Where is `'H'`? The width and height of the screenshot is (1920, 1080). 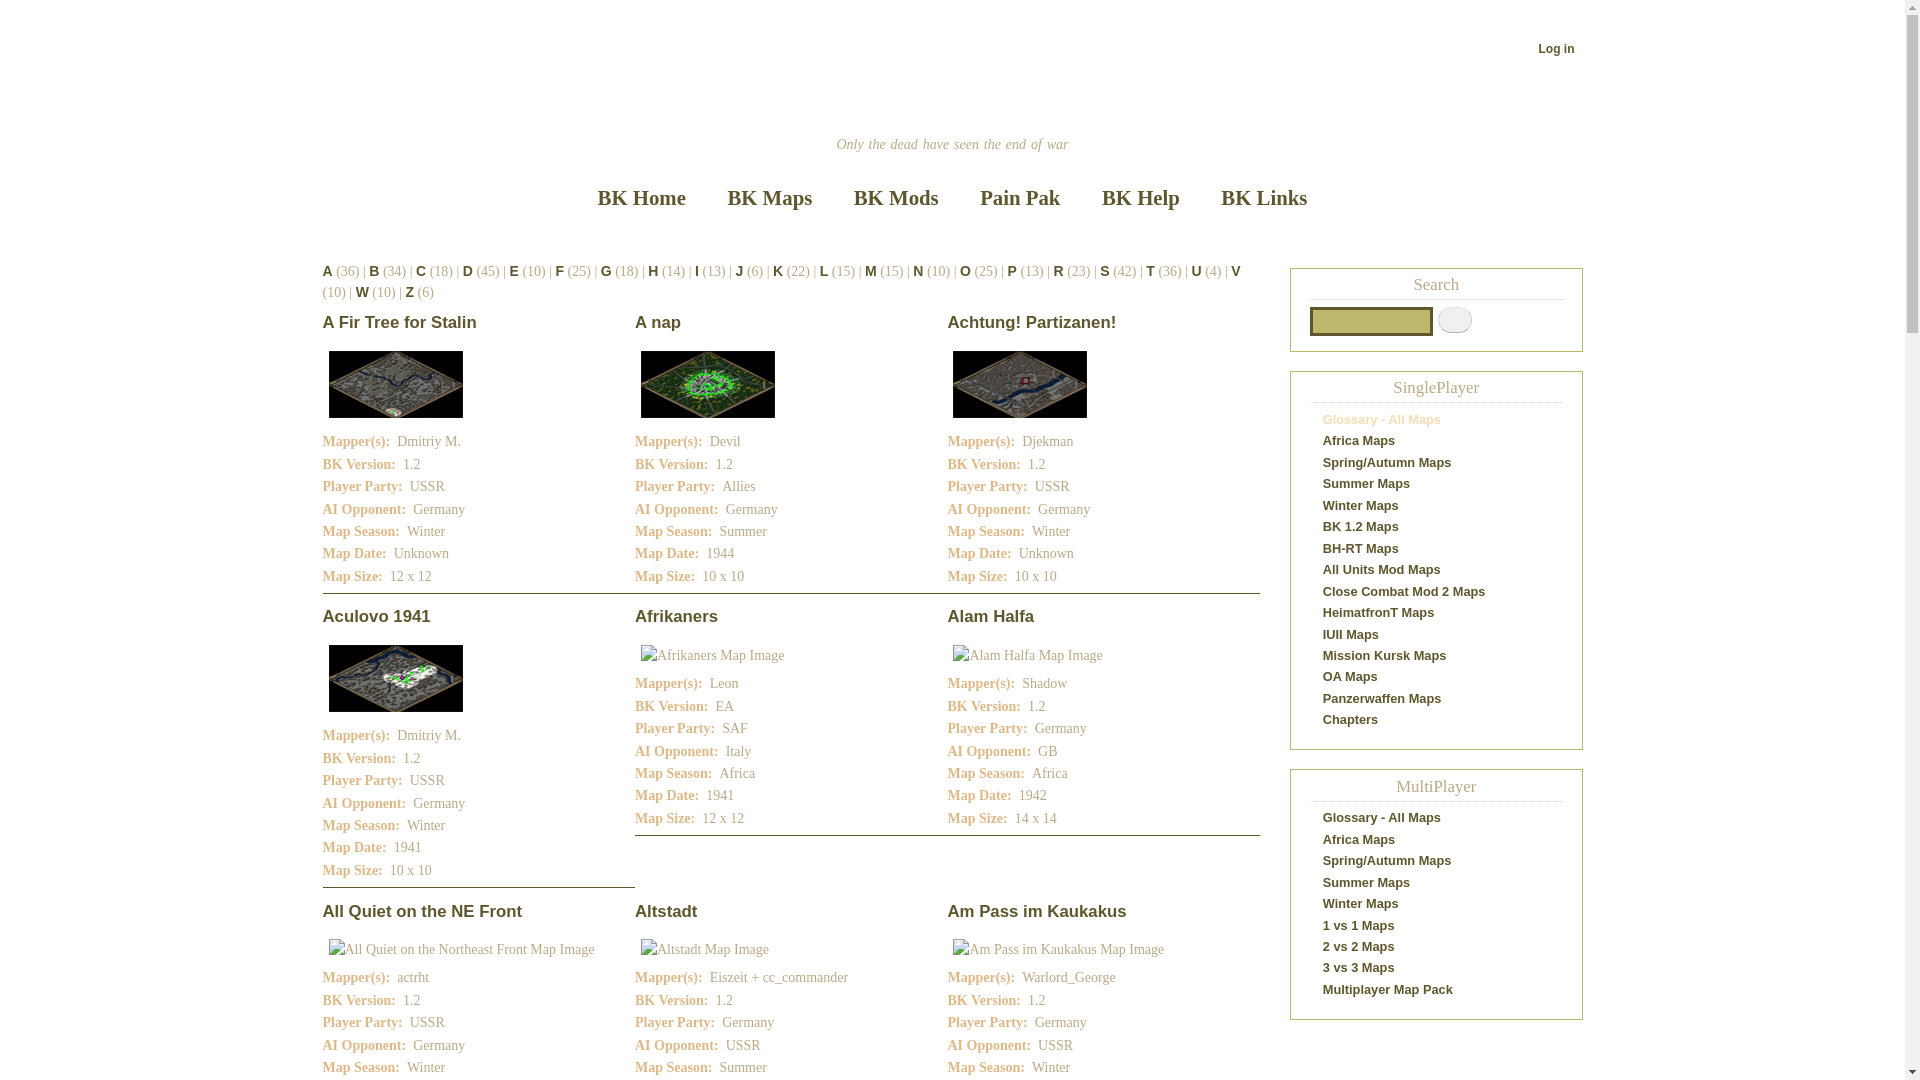
'H' is located at coordinates (648, 270).